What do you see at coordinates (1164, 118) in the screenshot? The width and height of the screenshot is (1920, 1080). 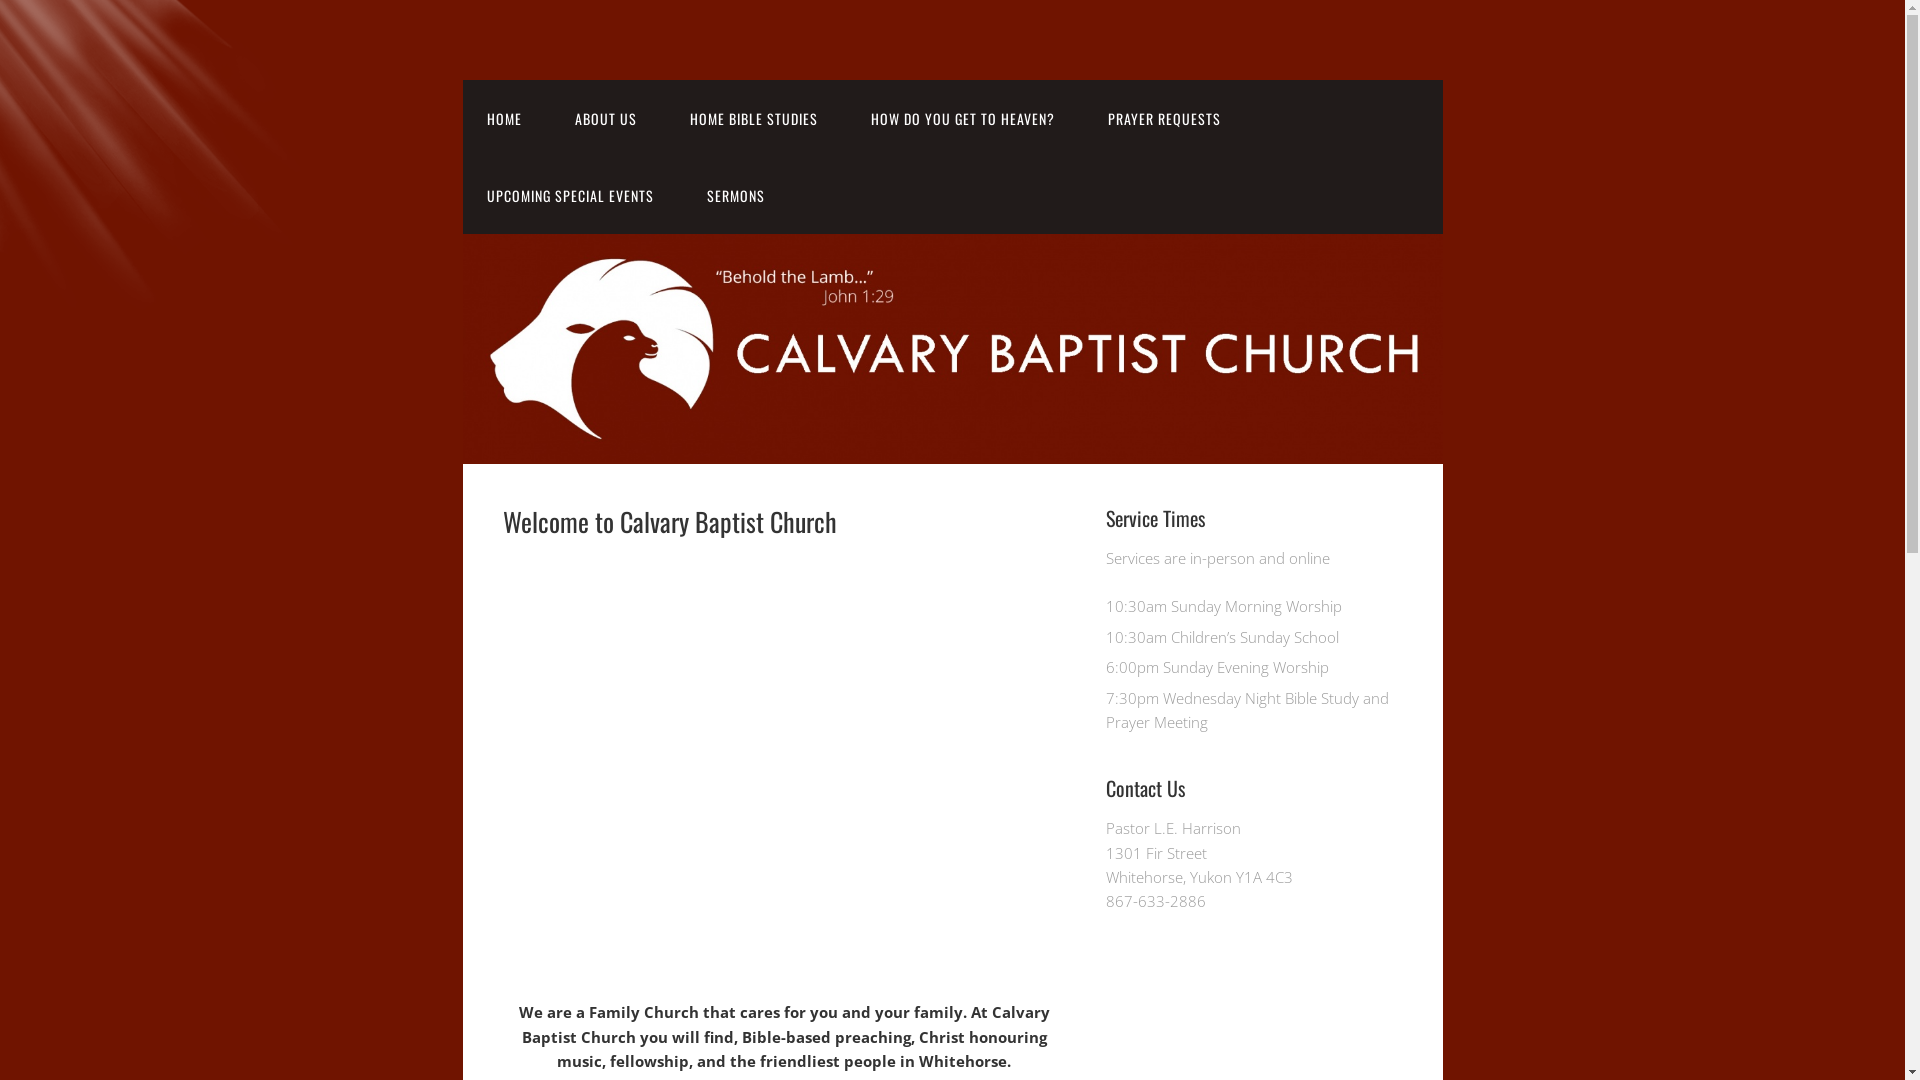 I see `'PRAYER REQUESTS'` at bounding box center [1164, 118].